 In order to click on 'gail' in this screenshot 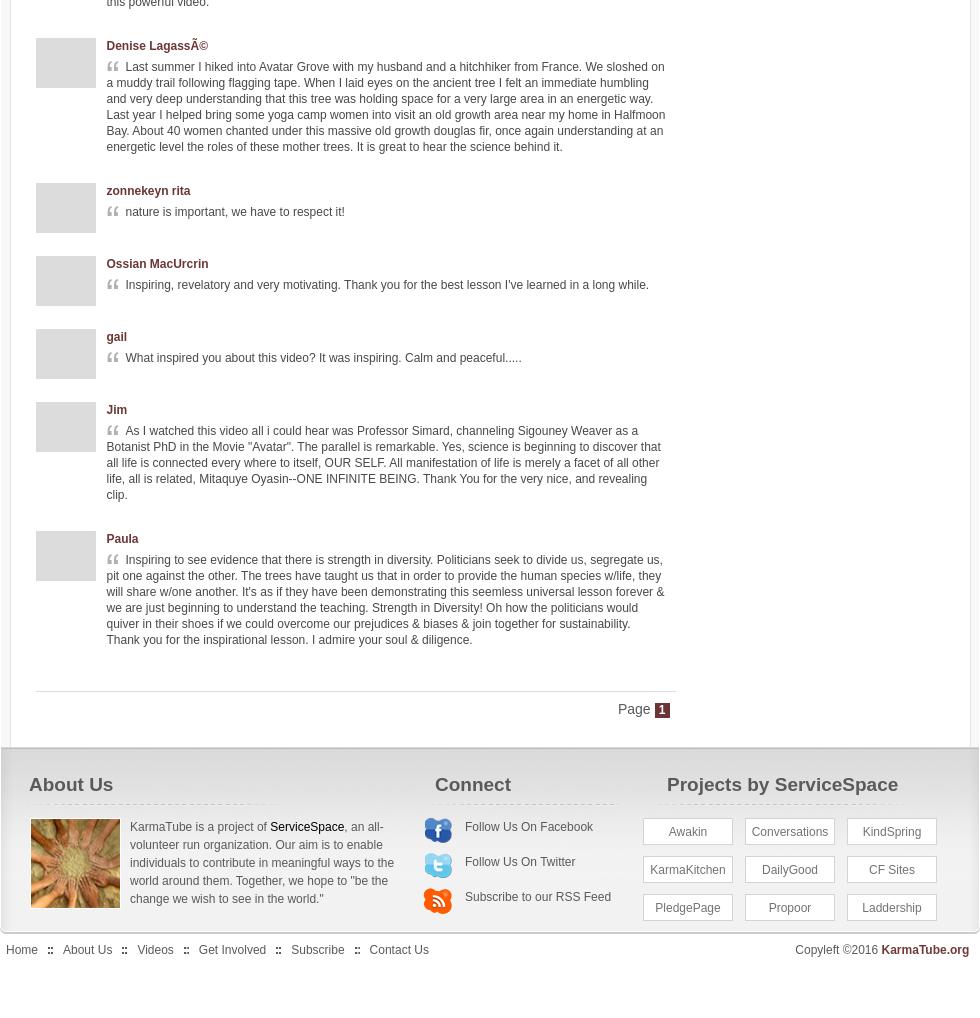, I will do `click(116, 335)`.